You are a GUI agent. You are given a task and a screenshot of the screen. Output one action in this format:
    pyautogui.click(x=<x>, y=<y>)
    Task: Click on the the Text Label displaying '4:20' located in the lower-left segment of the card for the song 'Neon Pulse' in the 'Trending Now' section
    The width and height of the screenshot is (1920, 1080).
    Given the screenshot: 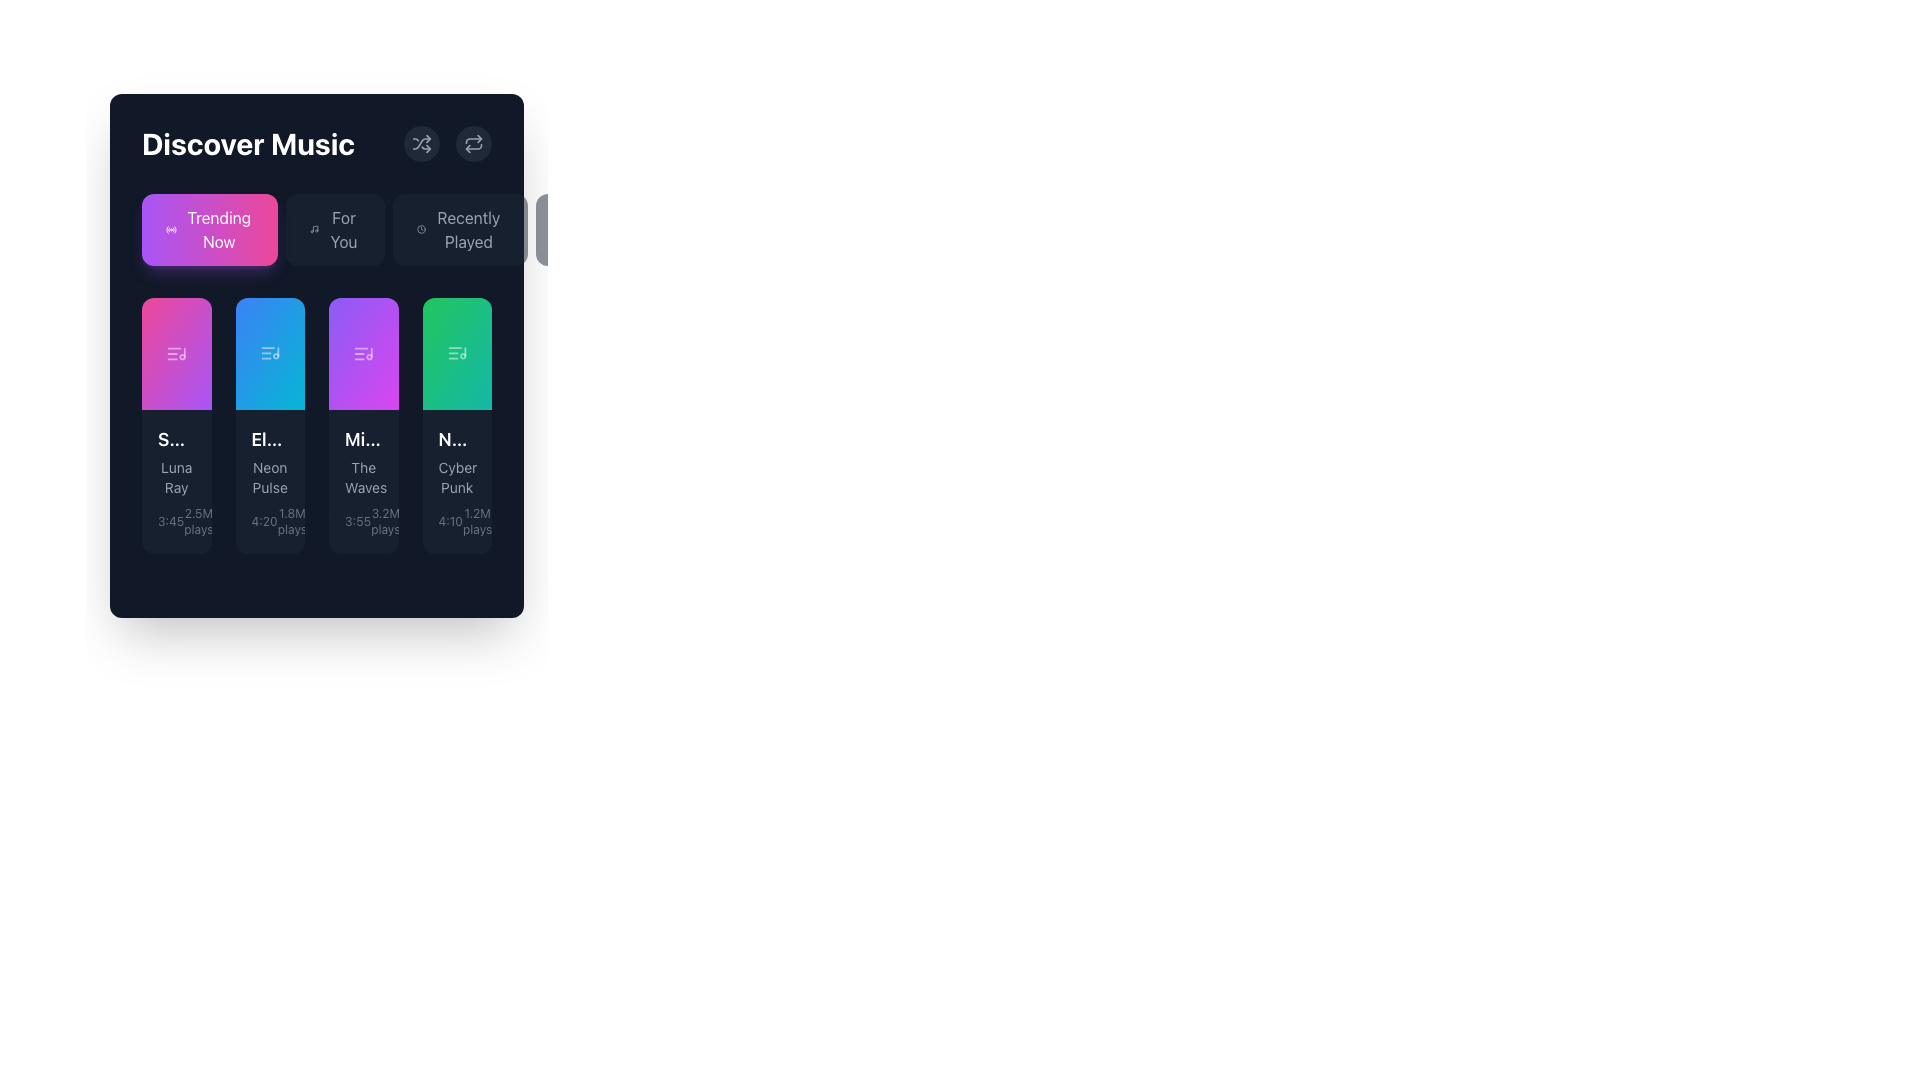 What is the action you would take?
    pyautogui.click(x=263, y=520)
    